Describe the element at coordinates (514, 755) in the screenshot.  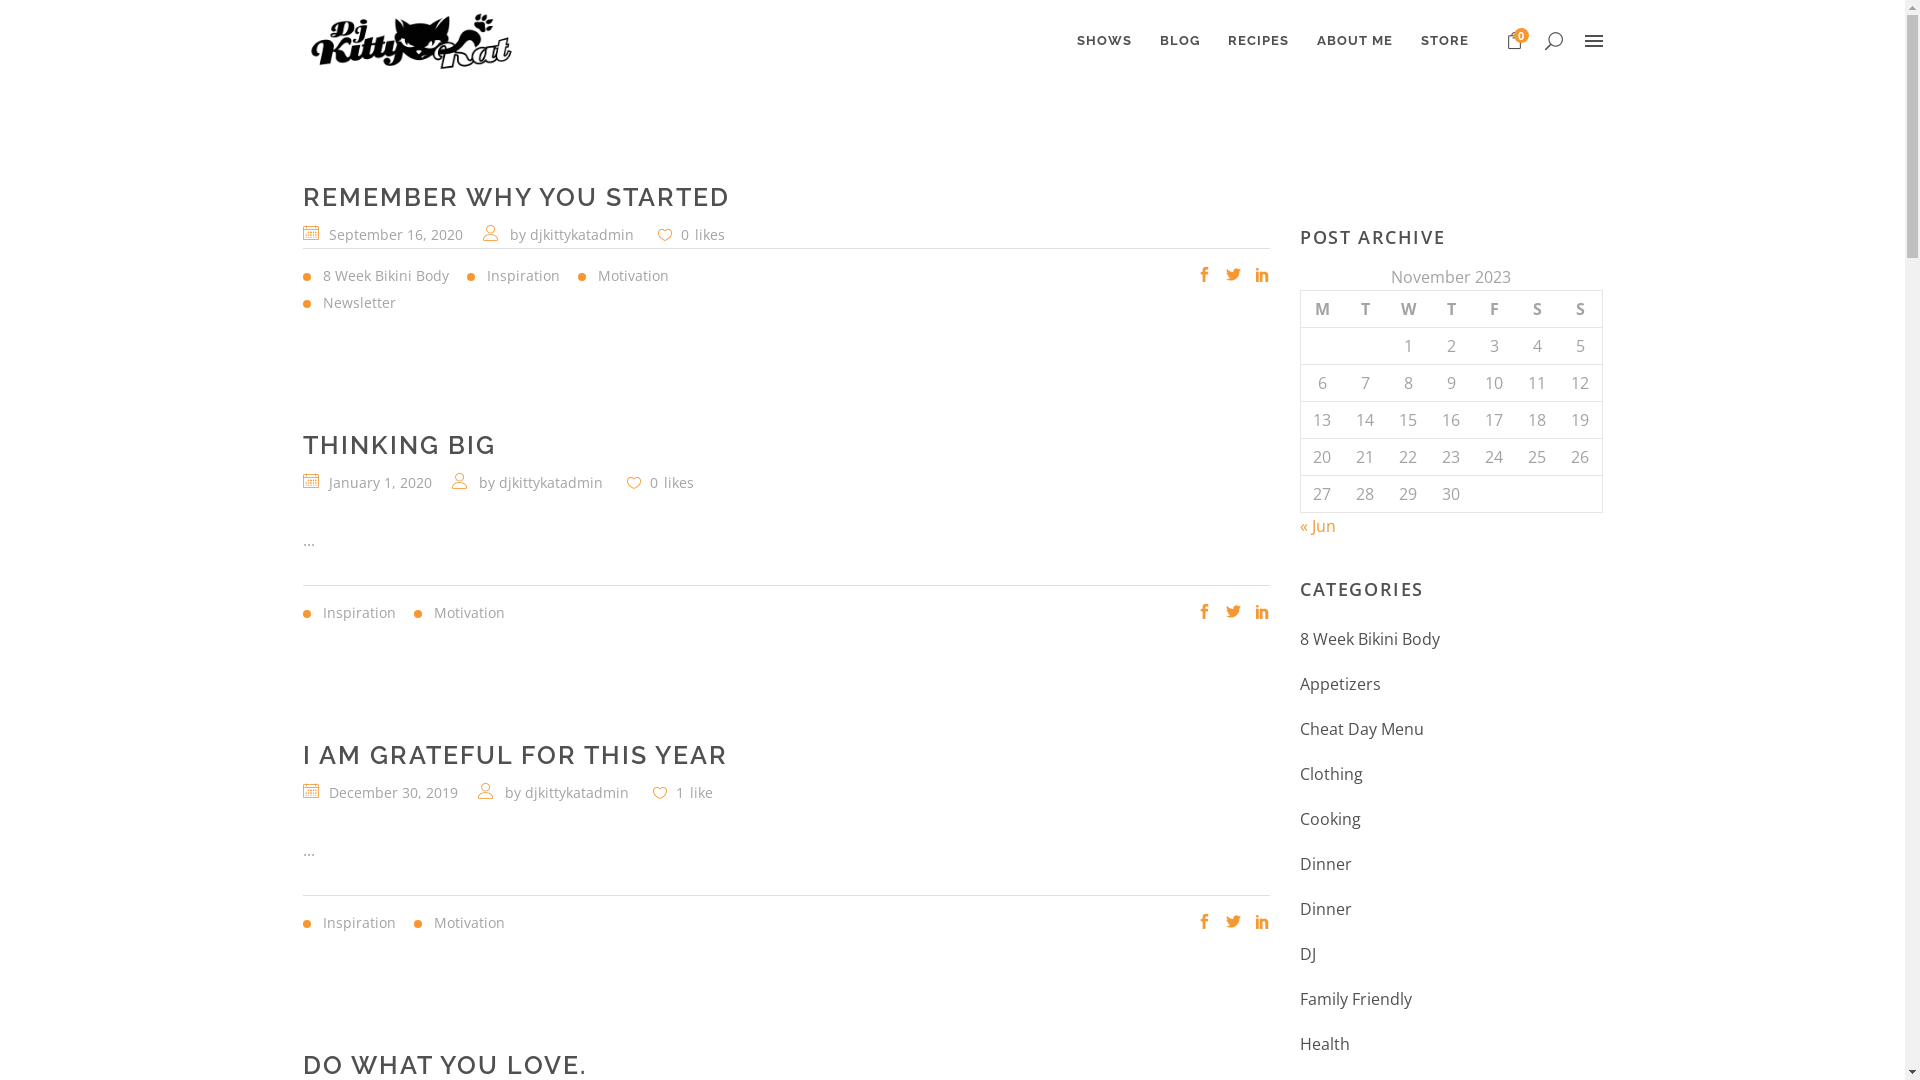
I see `'I AM GRATEFUL FOR THIS YEAR'` at that location.